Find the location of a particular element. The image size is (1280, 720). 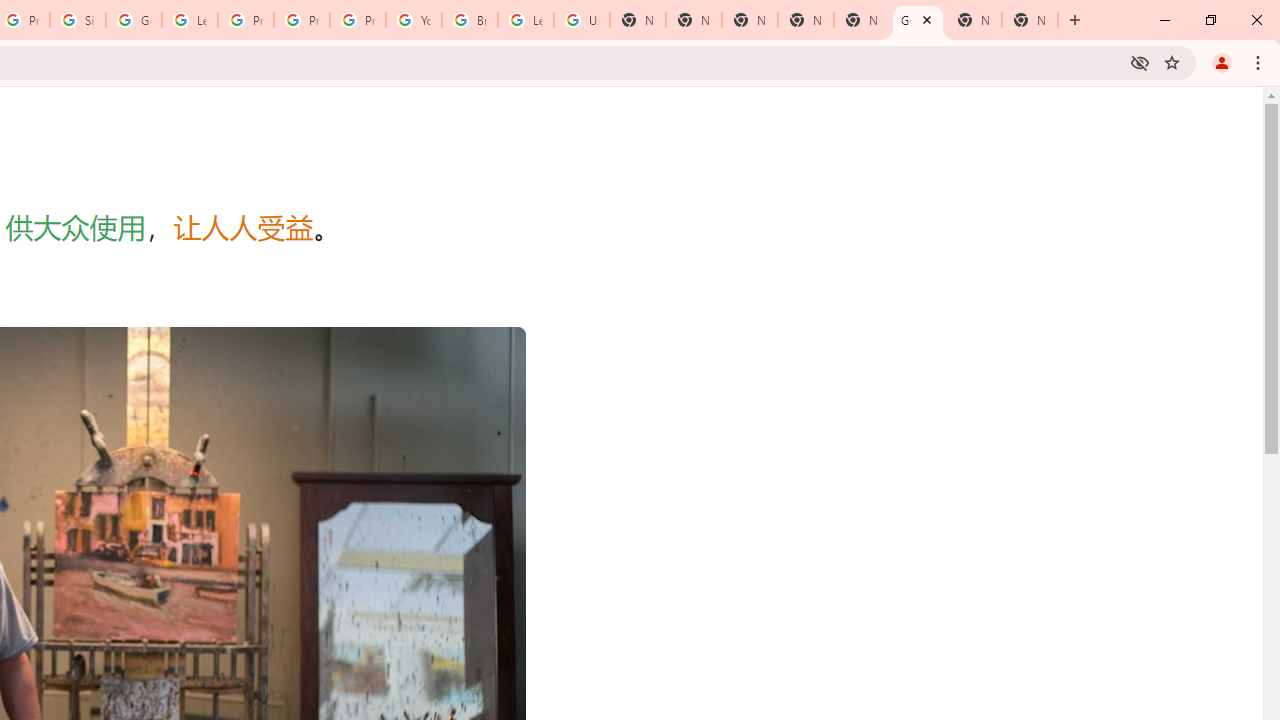

'Sign in - Google Accounts' is located at coordinates (78, 20).